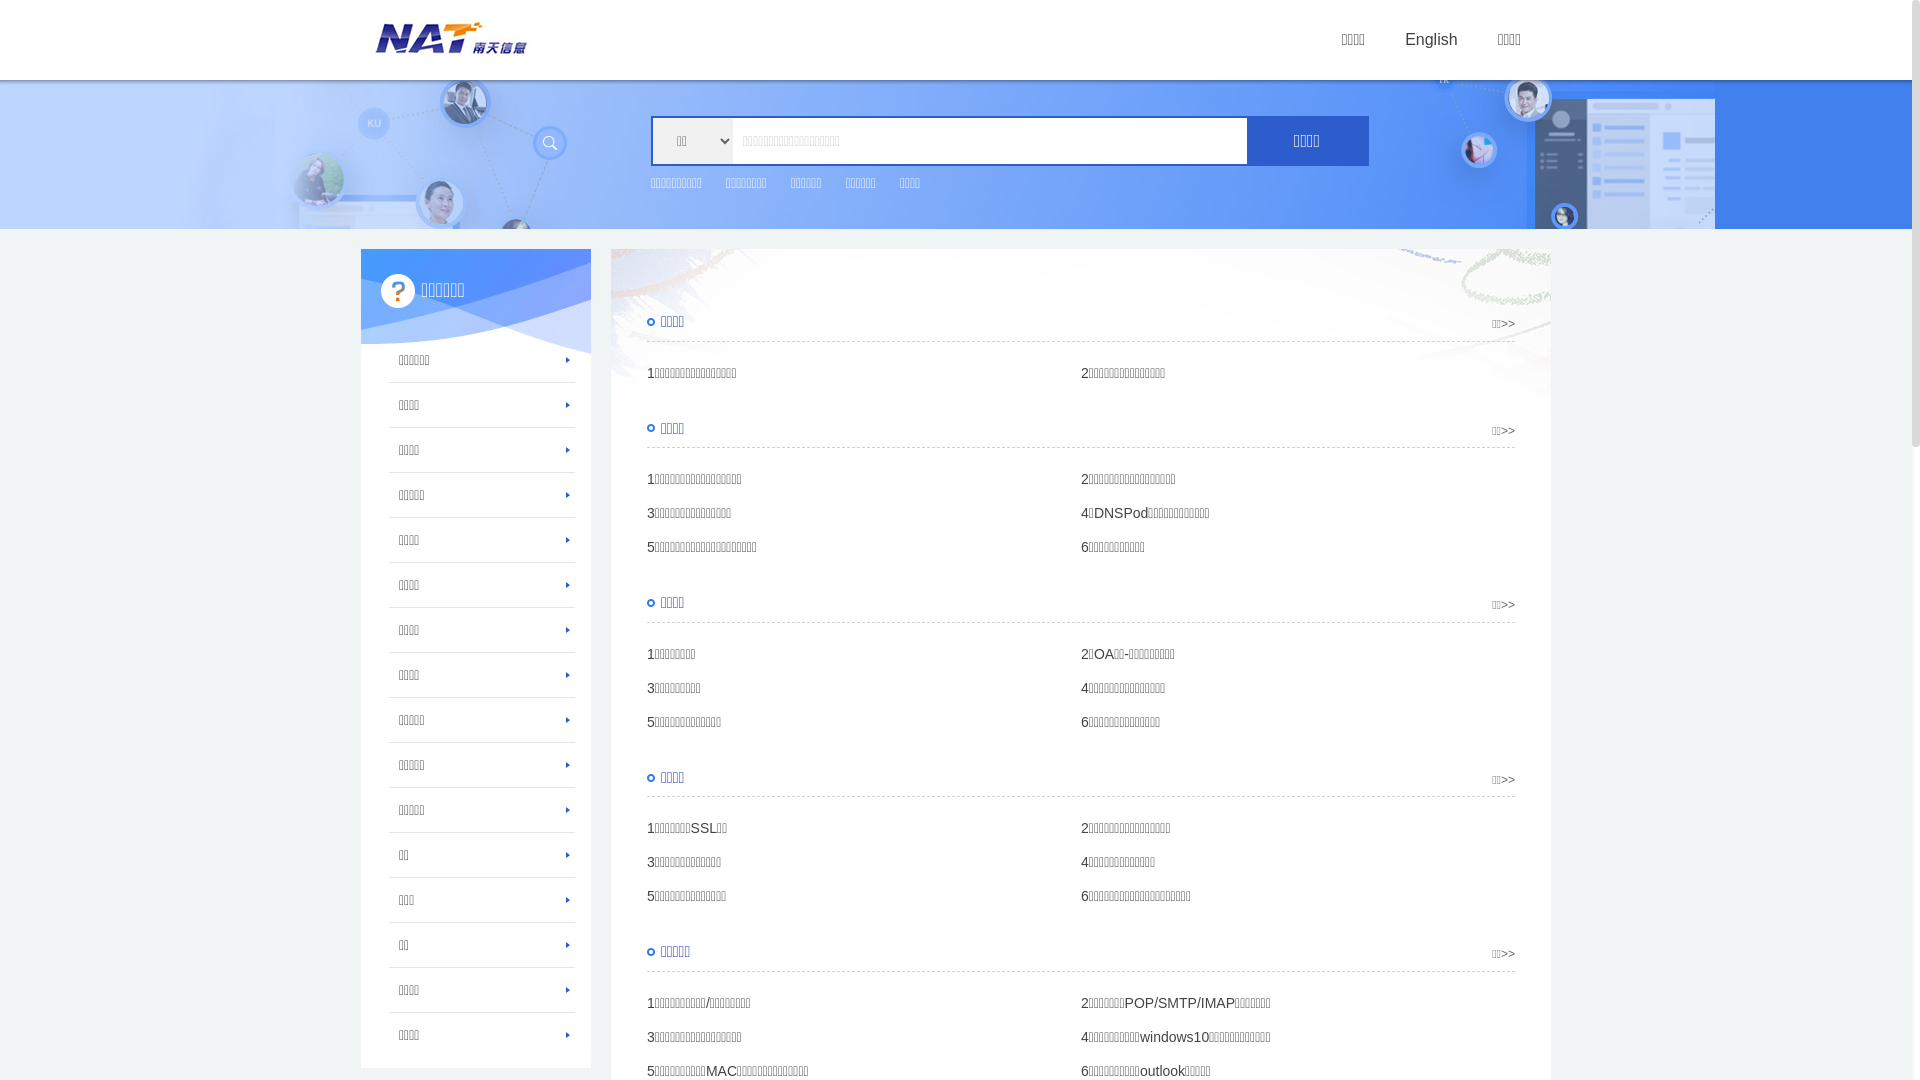 Image resolution: width=1920 pixels, height=1080 pixels. What do you see at coordinates (450, 37) in the screenshot?
I see `'LANG_LOGIN_LOGO_TITLE'` at bounding box center [450, 37].